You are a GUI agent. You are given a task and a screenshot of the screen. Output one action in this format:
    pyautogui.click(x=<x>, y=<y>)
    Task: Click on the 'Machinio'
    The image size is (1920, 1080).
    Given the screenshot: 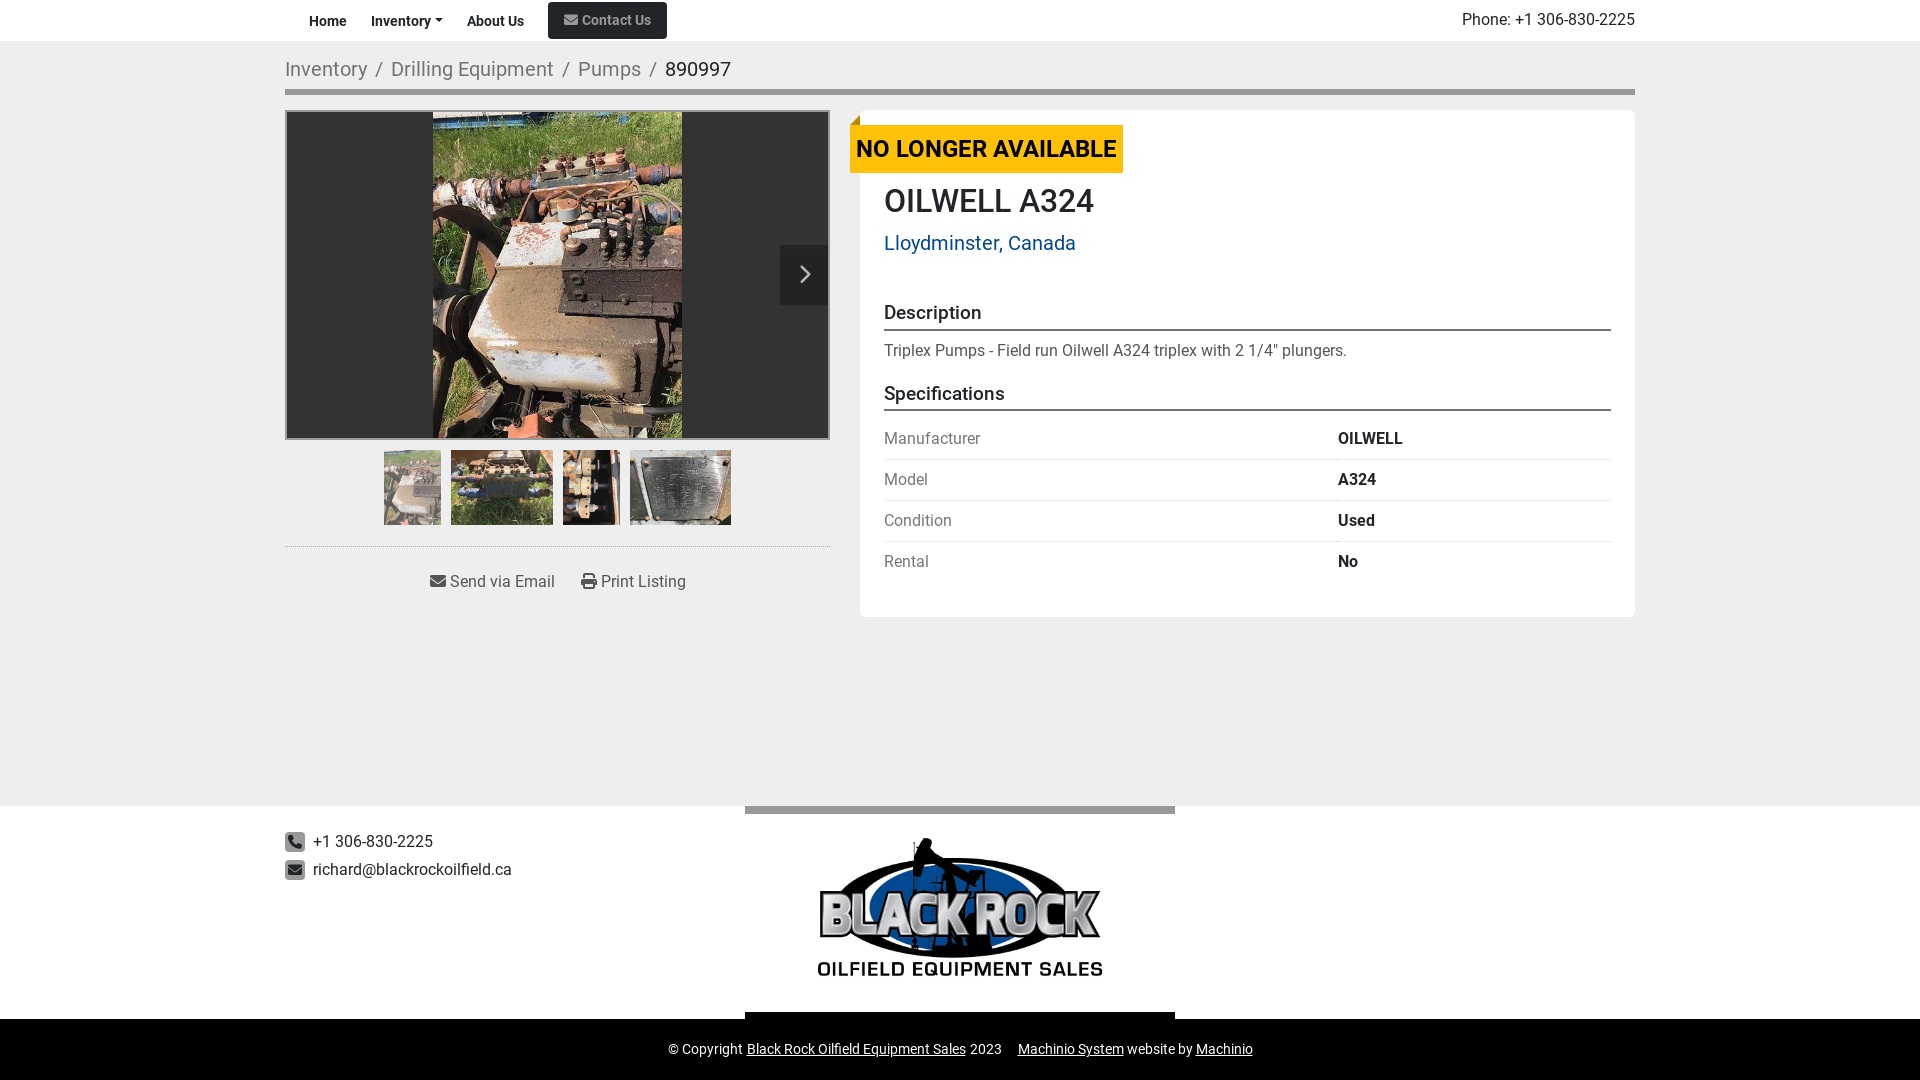 What is the action you would take?
    pyautogui.click(x=1223, y=1048)
    